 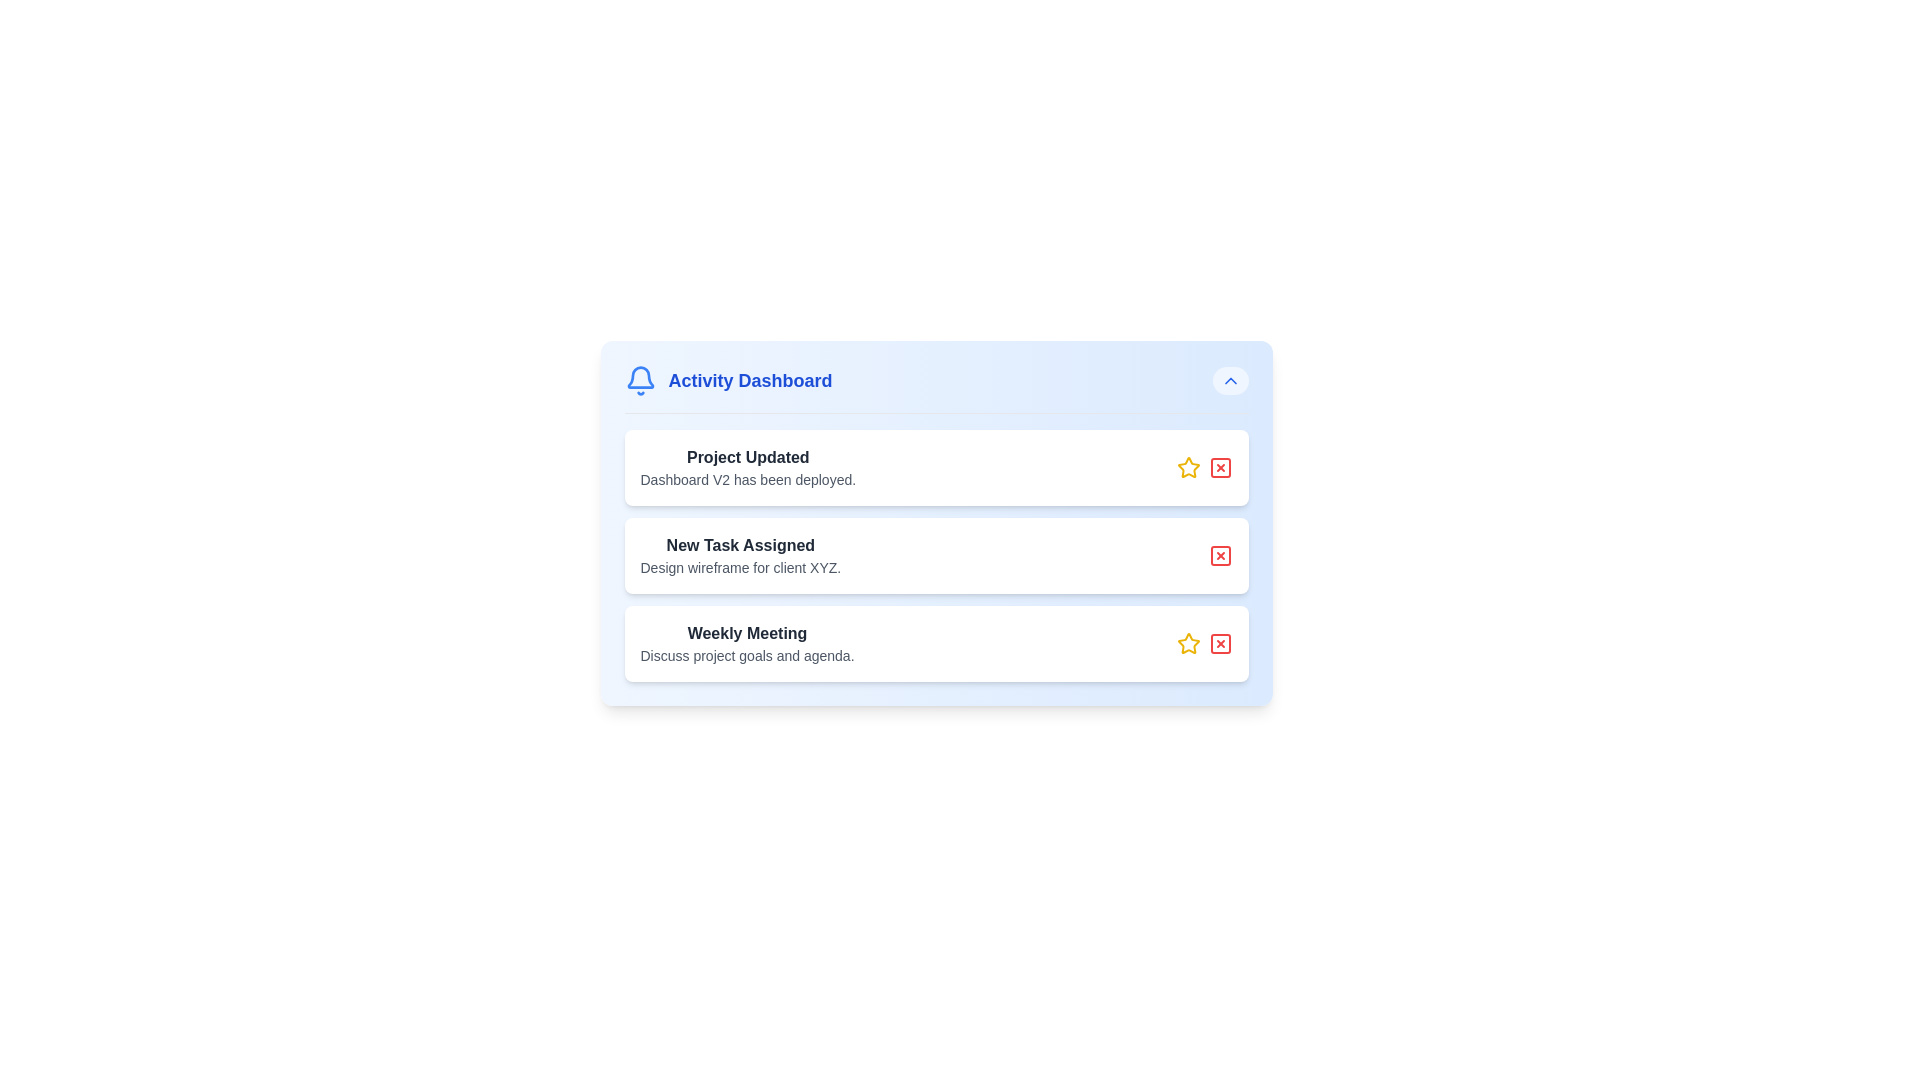 What do you see at coordinates (1203, 644) in the screenshot?
I see `the yellow star icon or red 'X' icon in the Interactive action component located in the third row of the 'Weekly Meeting' action items under the 'Activity Dashboard' section` at bounding box center [1203, 644].